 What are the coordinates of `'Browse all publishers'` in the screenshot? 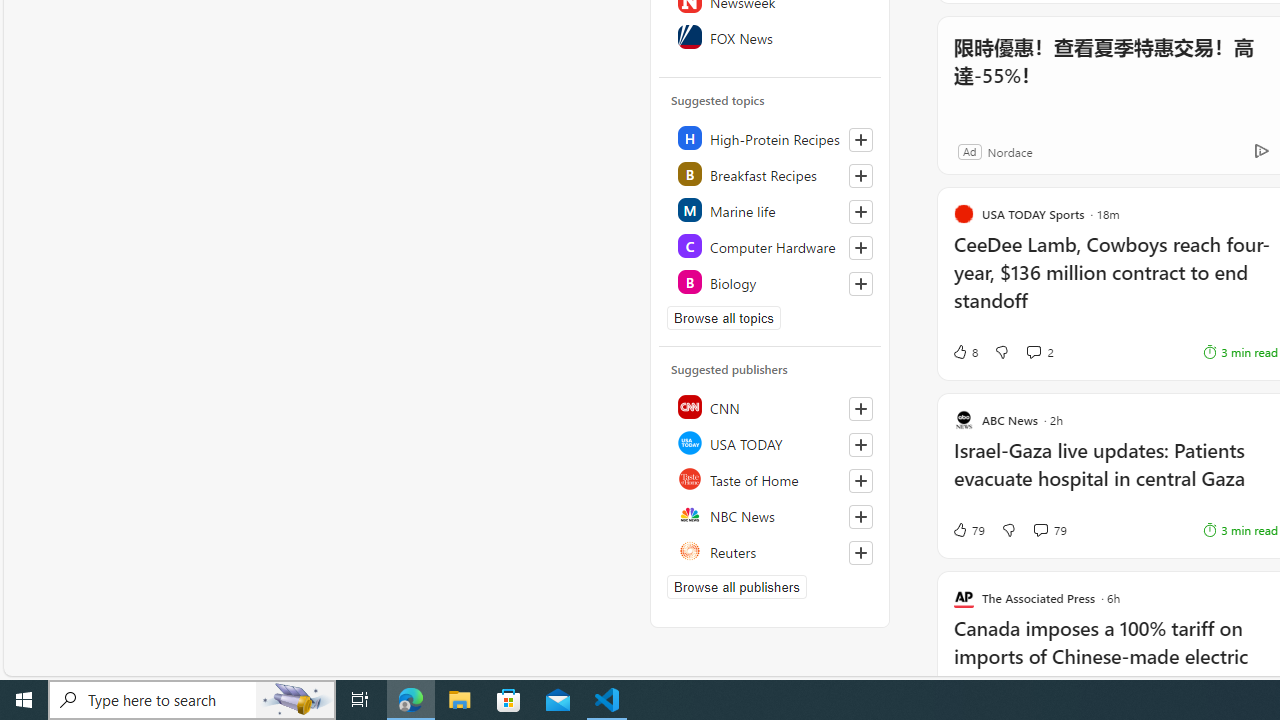 It's located at (735, 586).